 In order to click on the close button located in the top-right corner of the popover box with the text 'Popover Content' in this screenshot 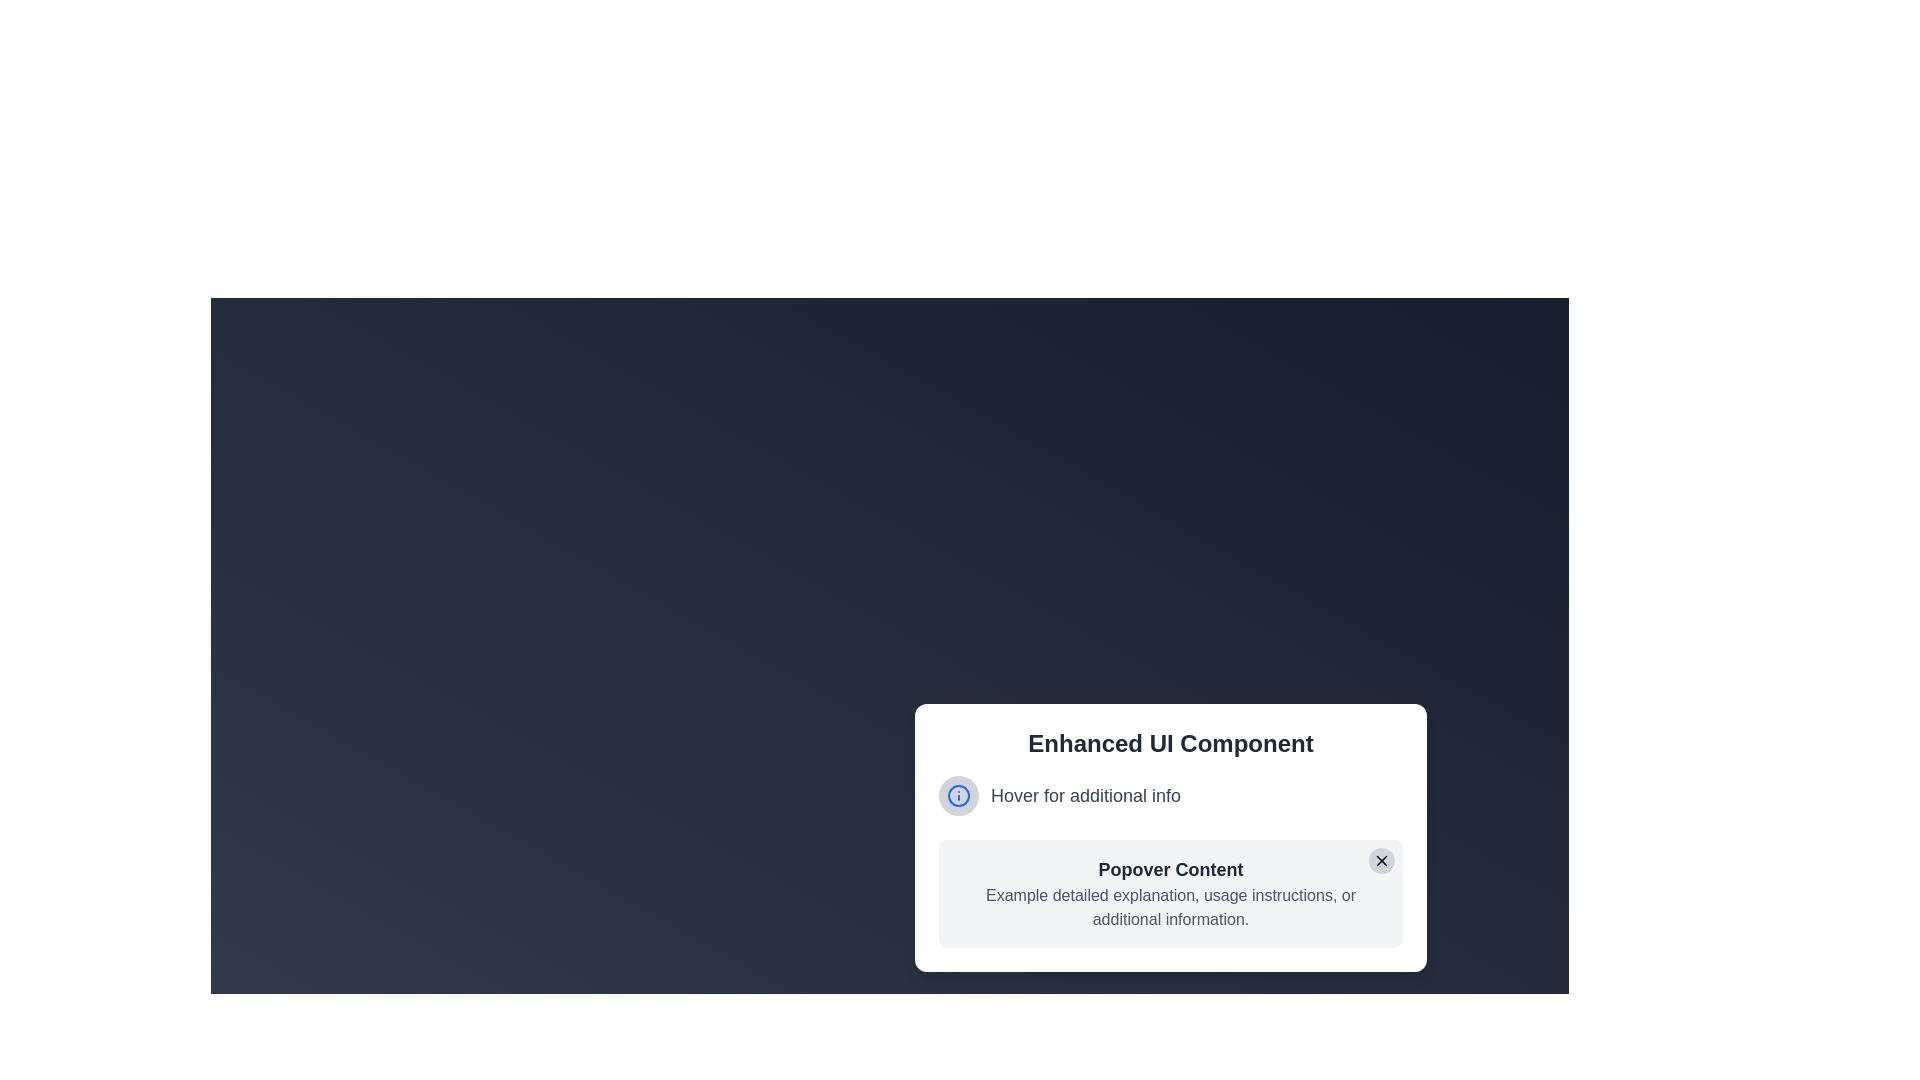, I will do `click(1381, 859)`.